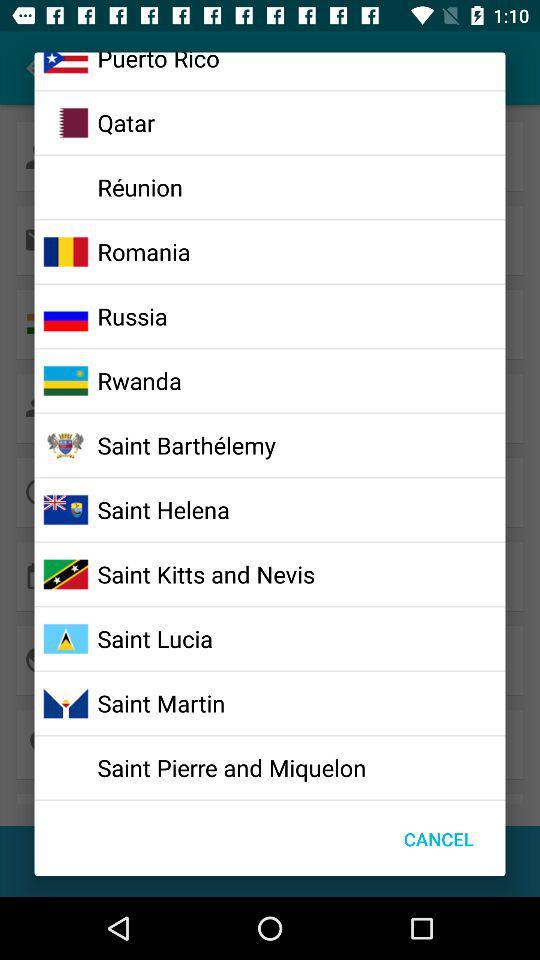 This screenshot has height=960, width=540. Describe the element at coordinates (160, 703) in the screenshot. I see `the saint martin icon` at that location.